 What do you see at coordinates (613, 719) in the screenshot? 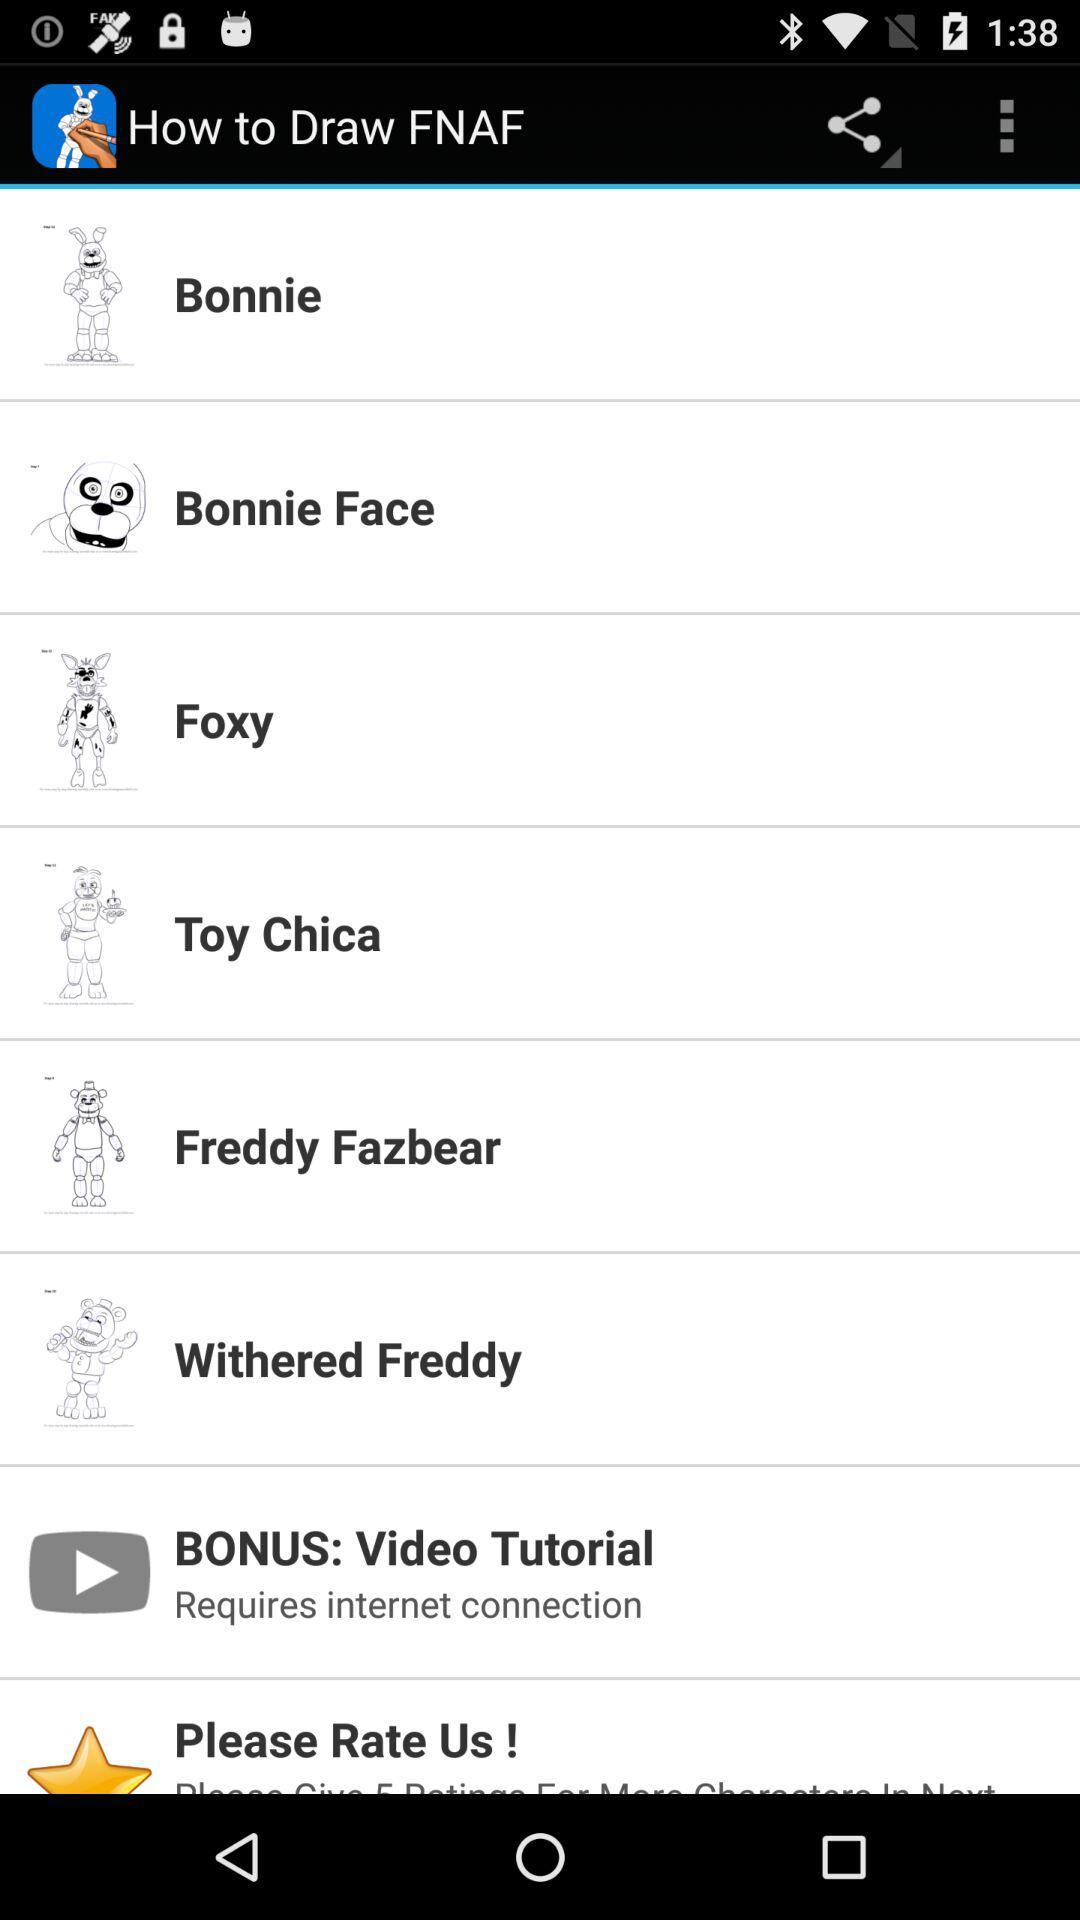
I see `the foxy item` at bounding box center [613, 719].